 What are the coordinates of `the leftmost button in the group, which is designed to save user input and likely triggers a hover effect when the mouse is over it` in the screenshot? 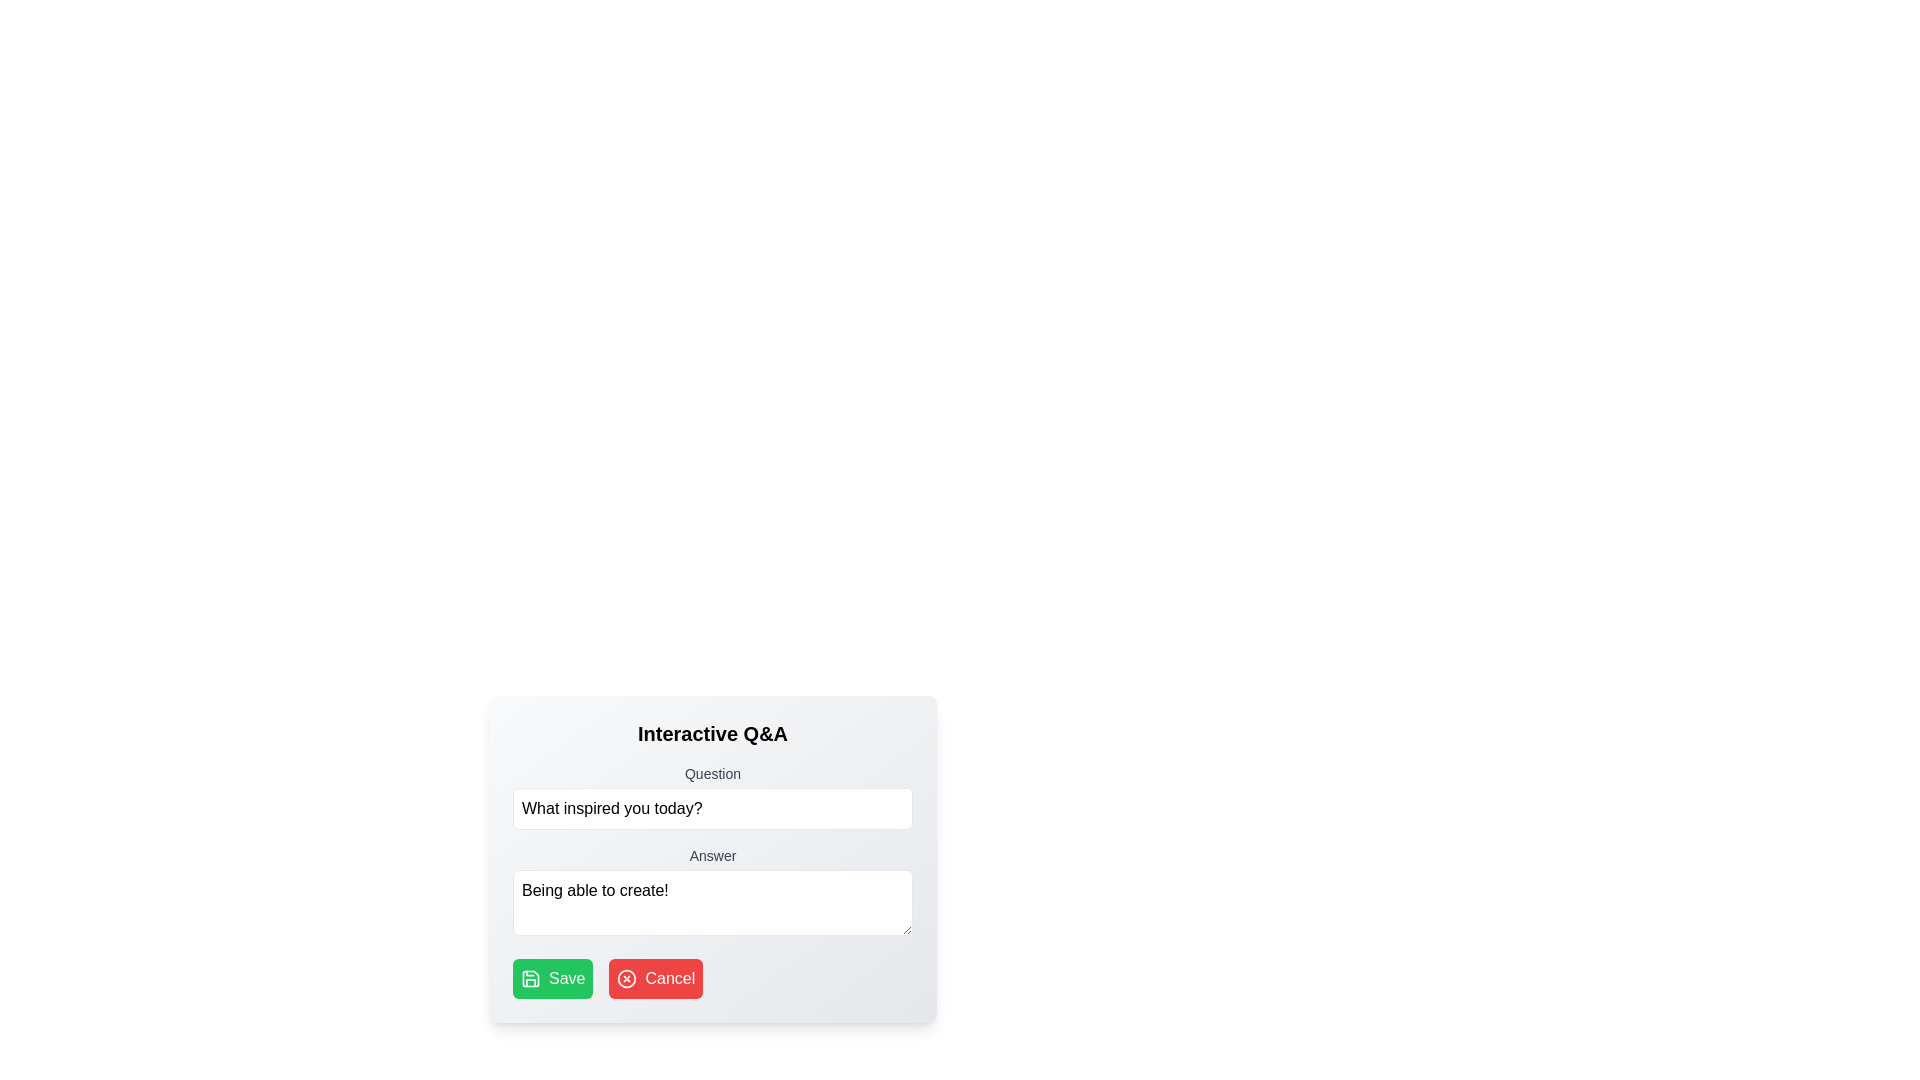 It's located at (553, 978).